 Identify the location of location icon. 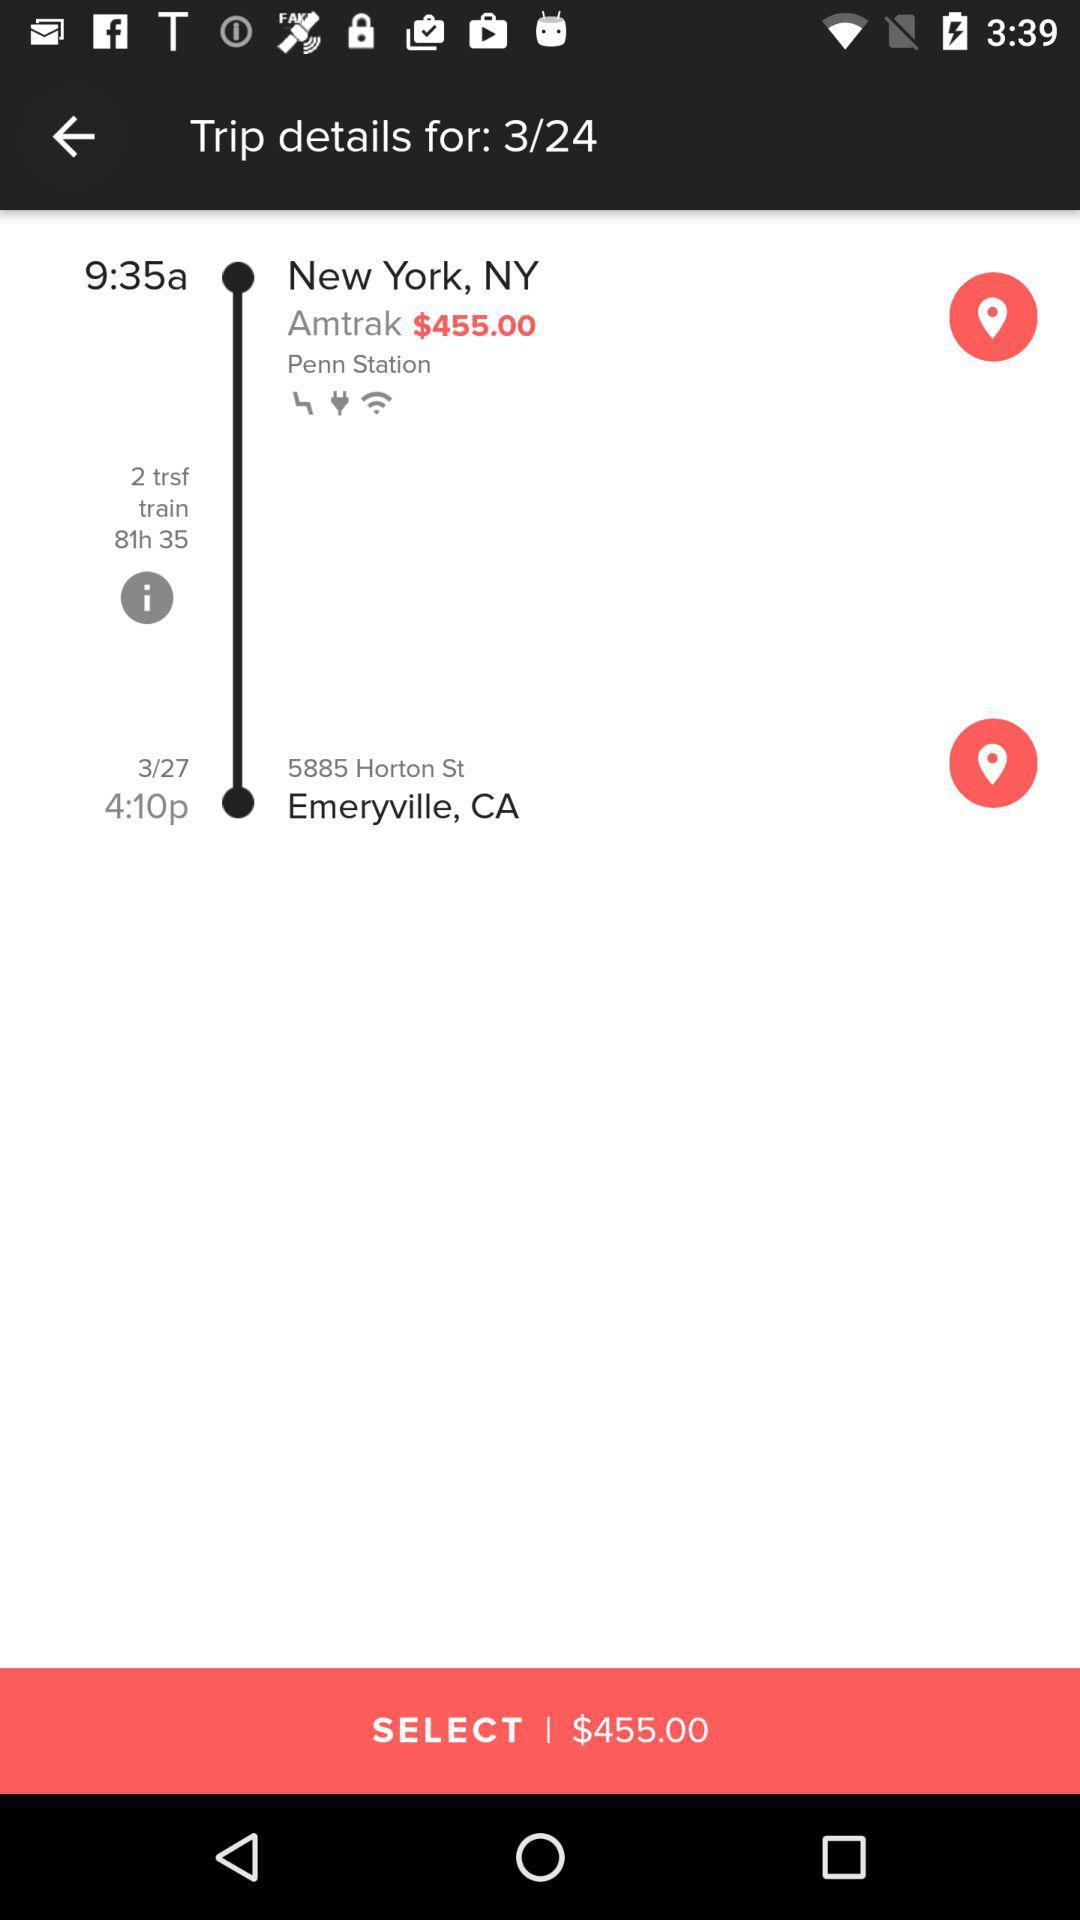
(993, 315).